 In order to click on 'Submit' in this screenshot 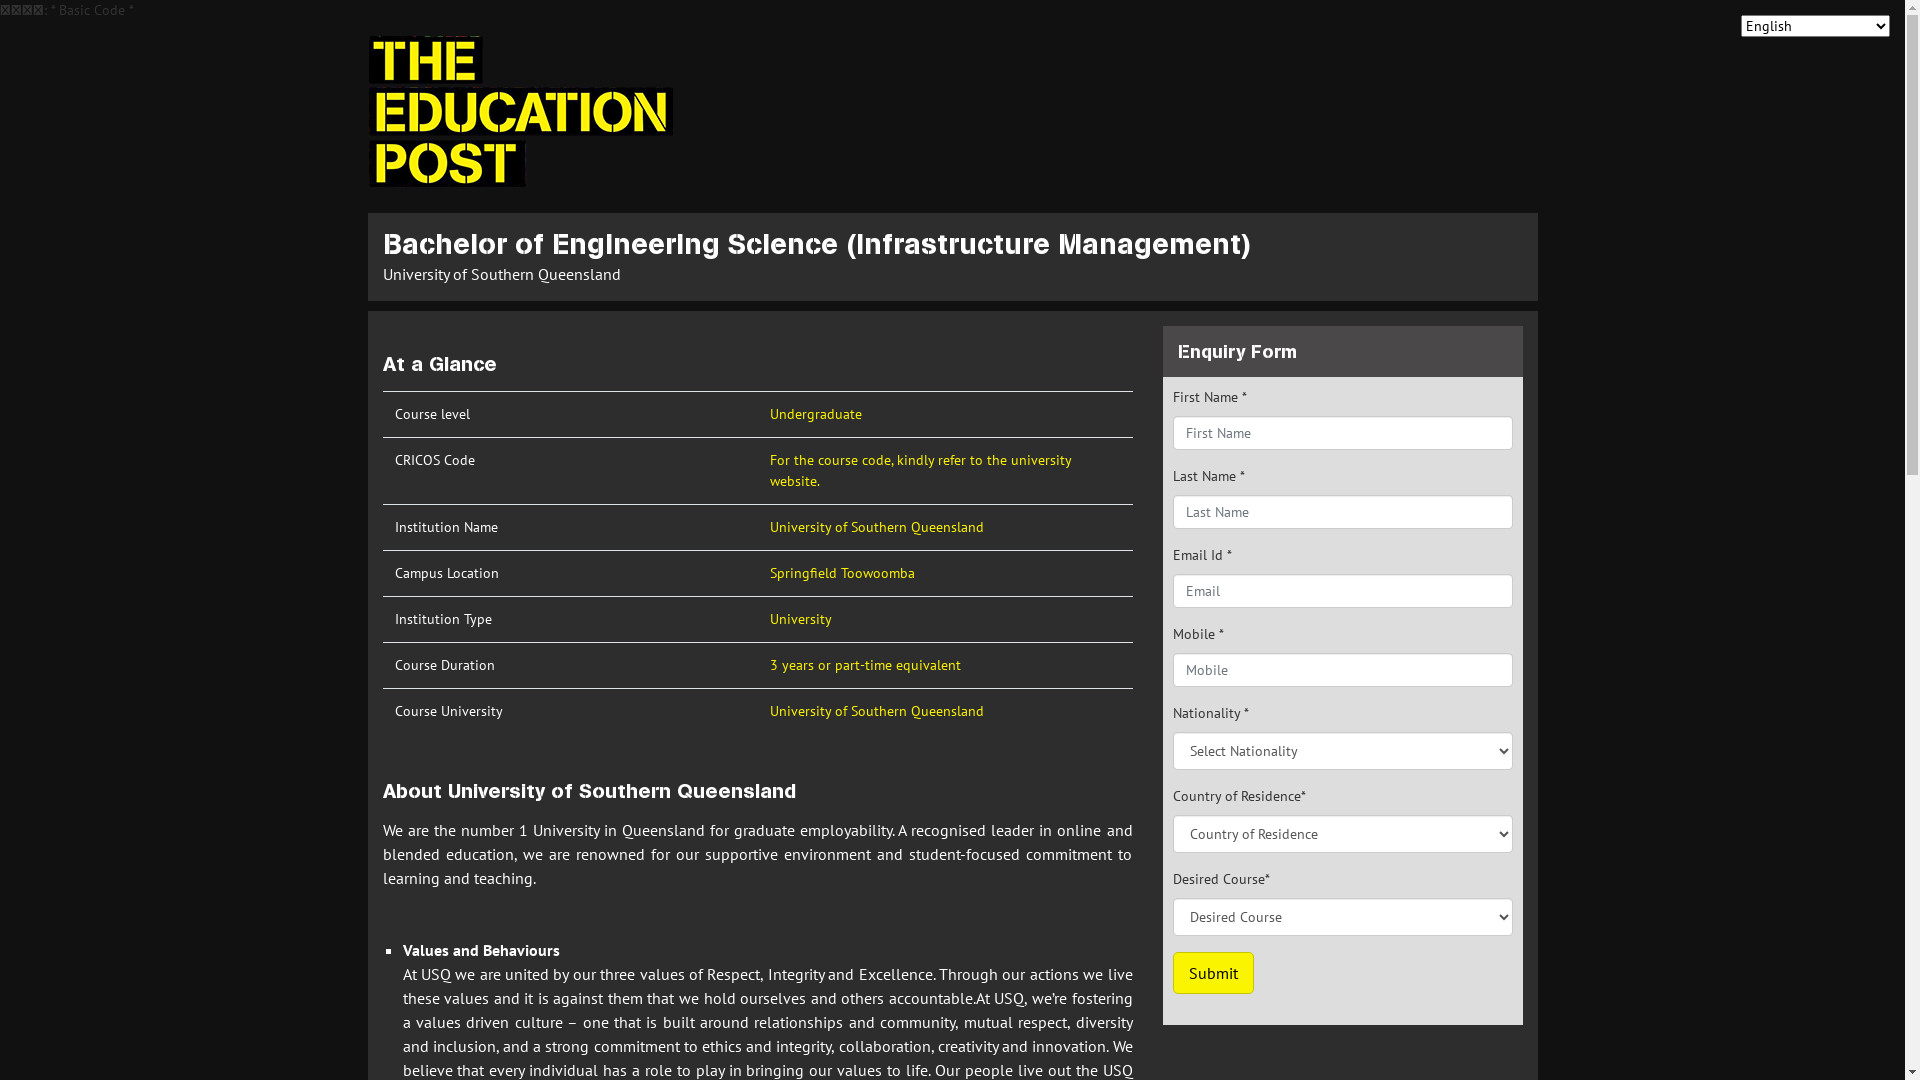, I will do `click(1211, 971)`.